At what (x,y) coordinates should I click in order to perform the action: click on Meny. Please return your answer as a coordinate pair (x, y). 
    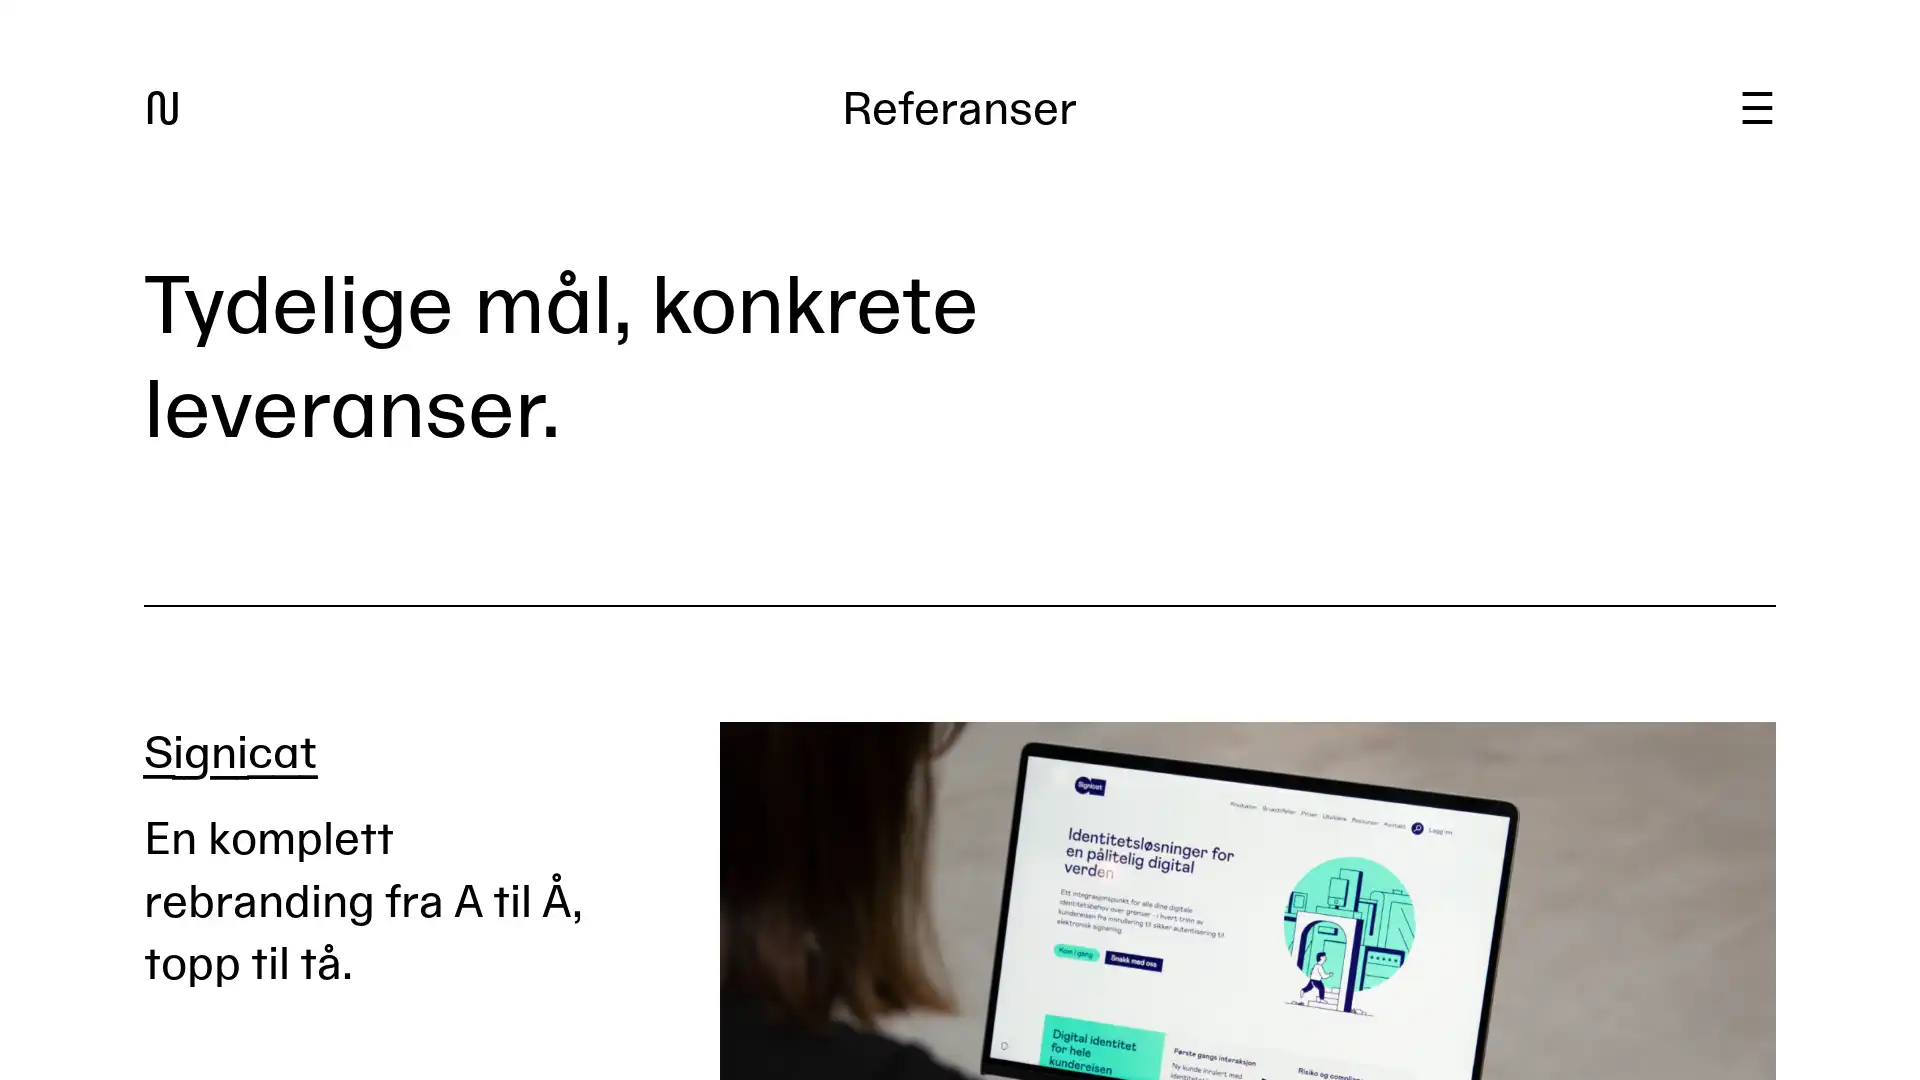
    Looking at the image, I should click on (1755, 108).